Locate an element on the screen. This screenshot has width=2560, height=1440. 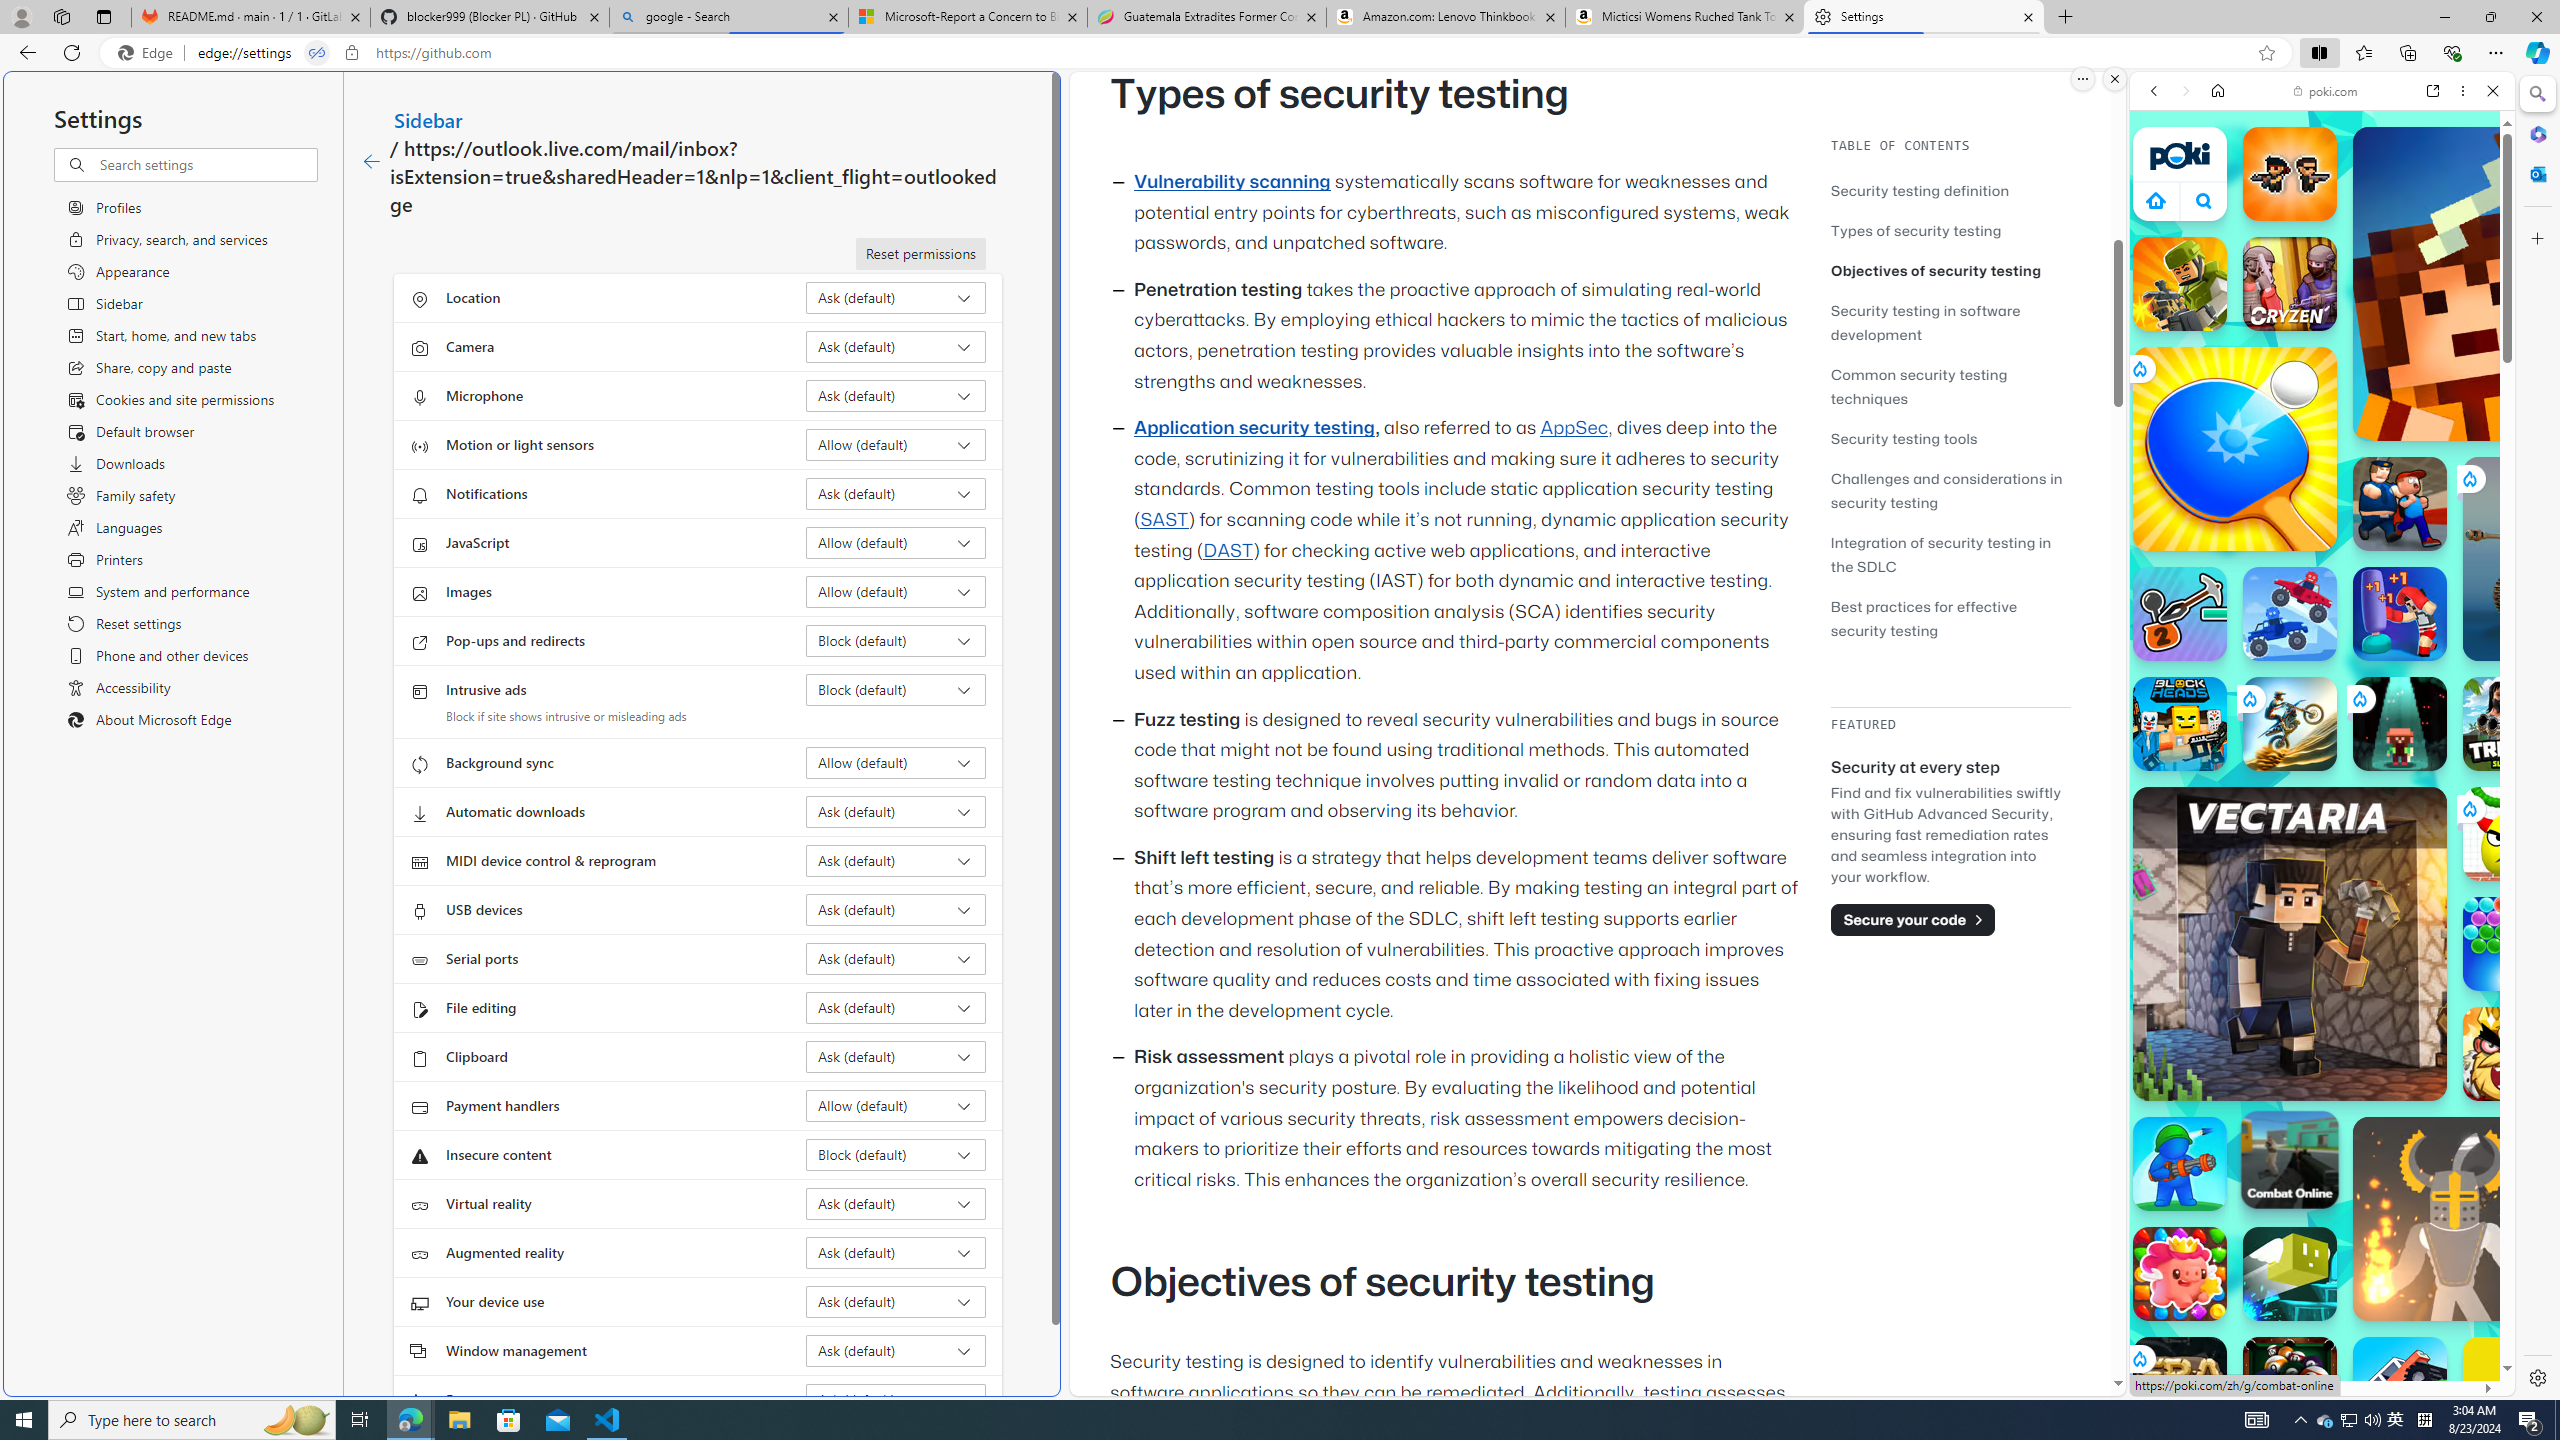
'Objectives of security testing' is located at coordinates (1949, 269).